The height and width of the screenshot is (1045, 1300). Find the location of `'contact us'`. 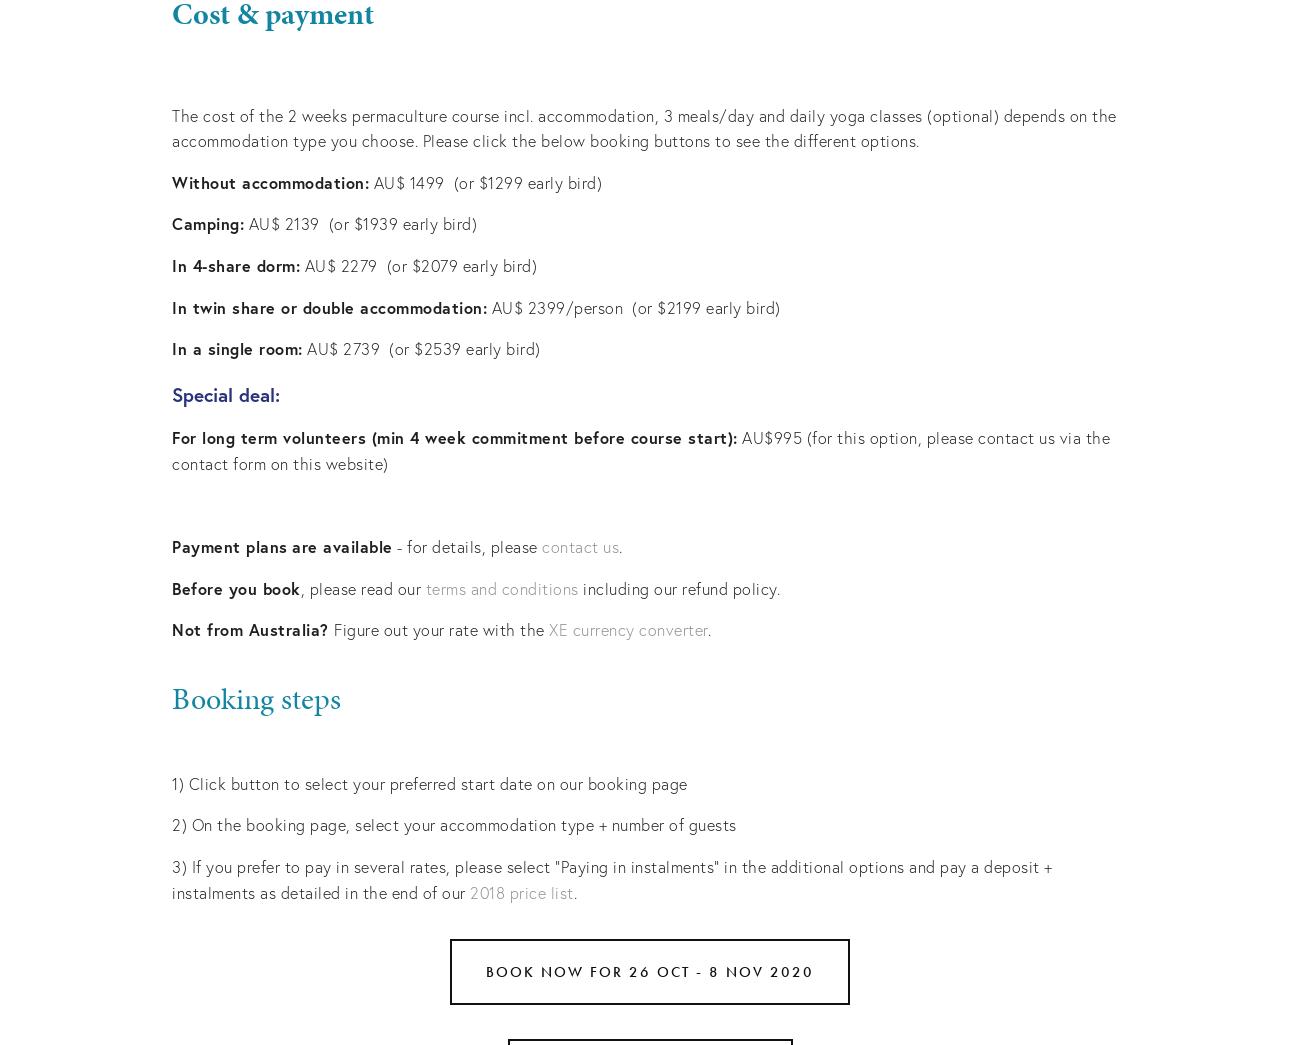

'contact us' is located at coordinates (579, 546).